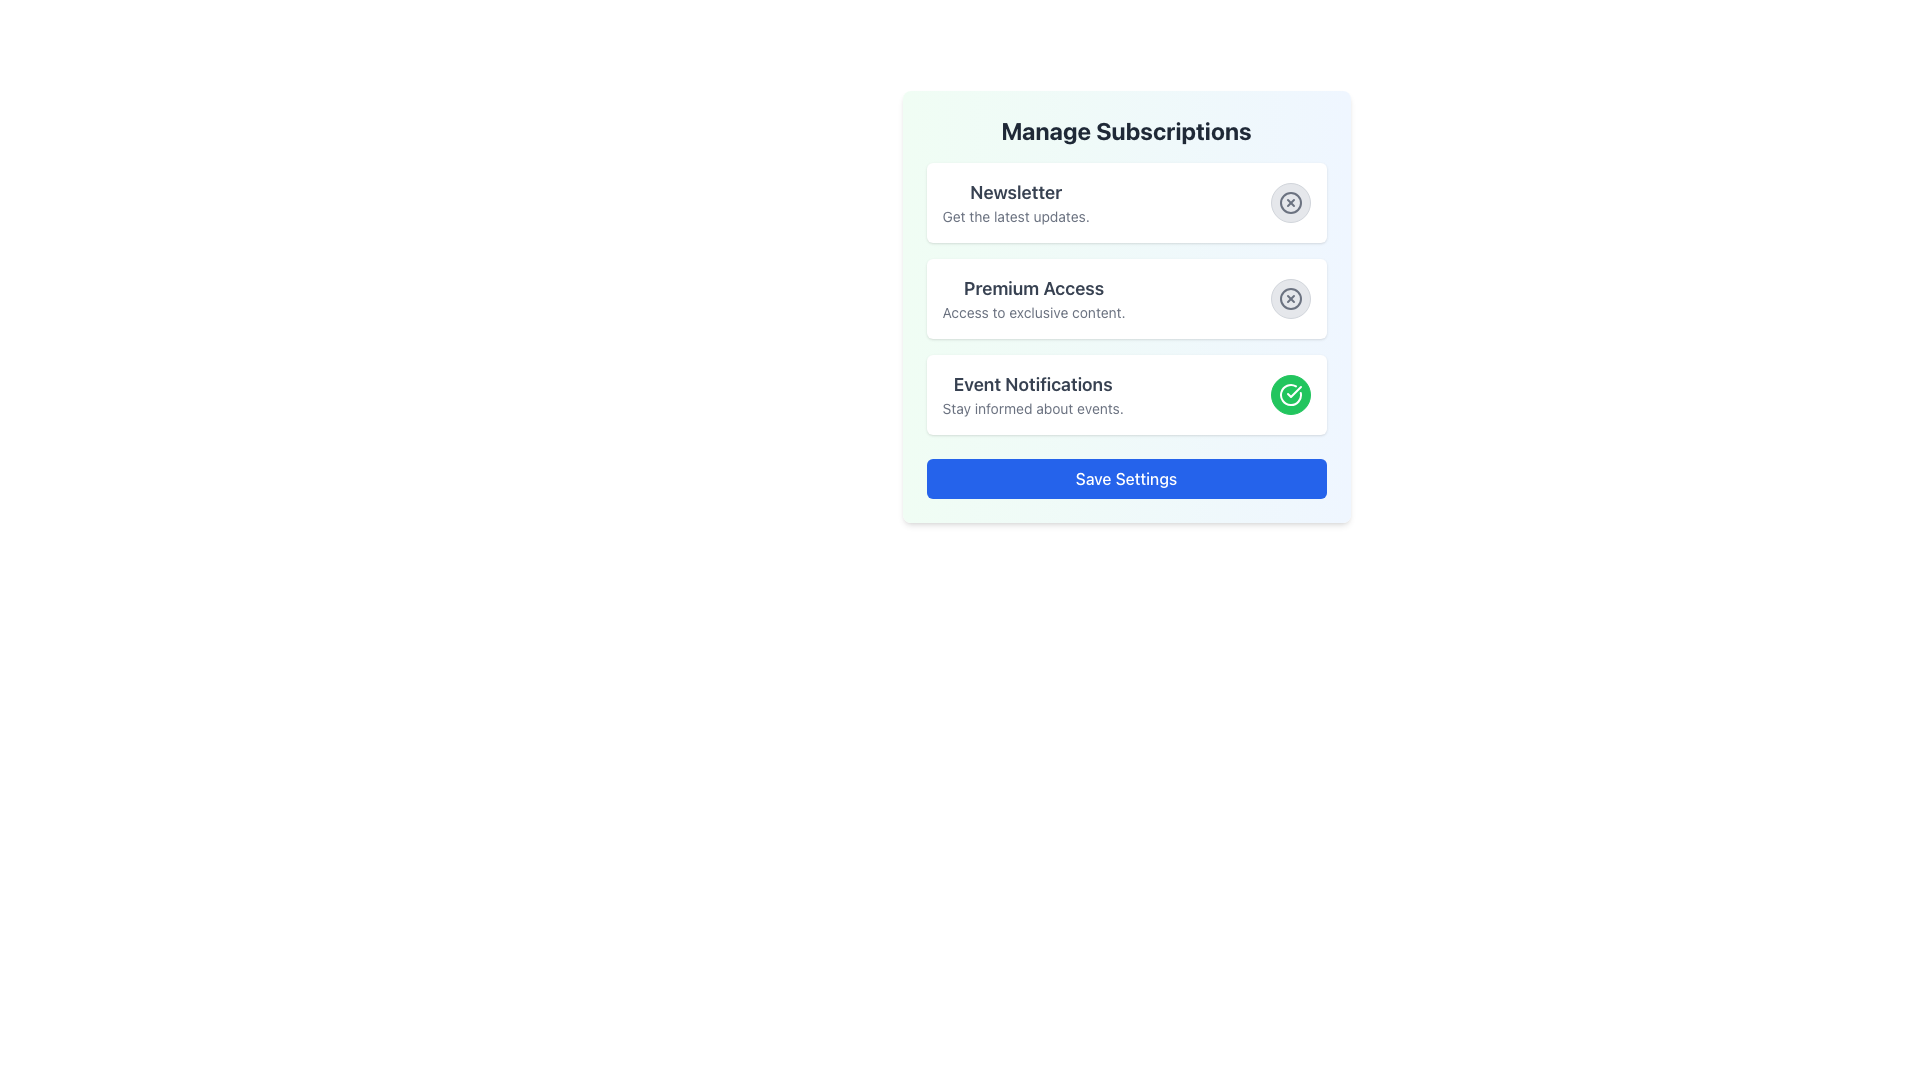 This screenshot has height=1080, width=1920. What do you see at coordinates (1294, 392) in the screenshot?
I see `the confirmation icon indicating an active subscription to the 'Event Notifications' option, located to the right of the 'Event Notifications' text` at bounding box center [1294, 392].